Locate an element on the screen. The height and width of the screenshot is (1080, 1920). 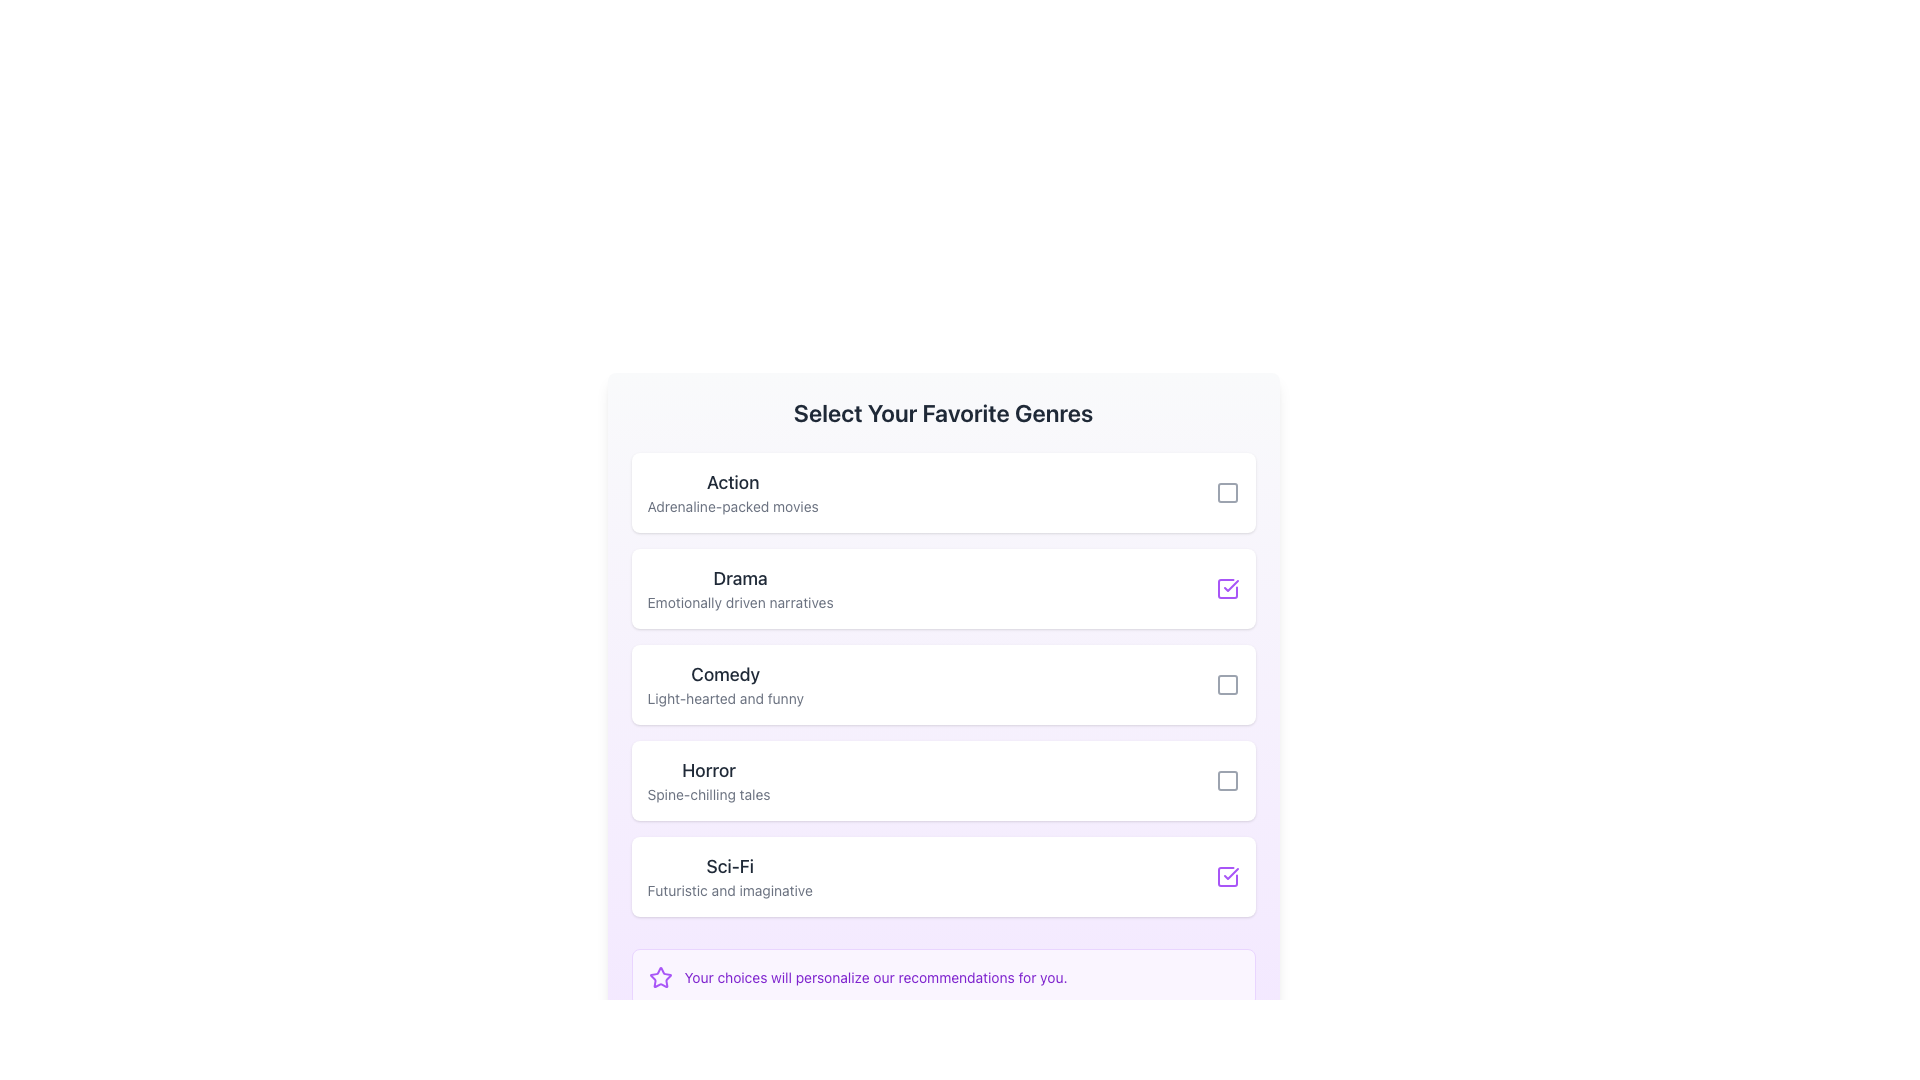
genre name 'Drama' displayed in bold text, located in the second list item under 'Select Your Favorite Genres', positioned above 'Emotionally driven narratives' is located at coordinates (739, 578).